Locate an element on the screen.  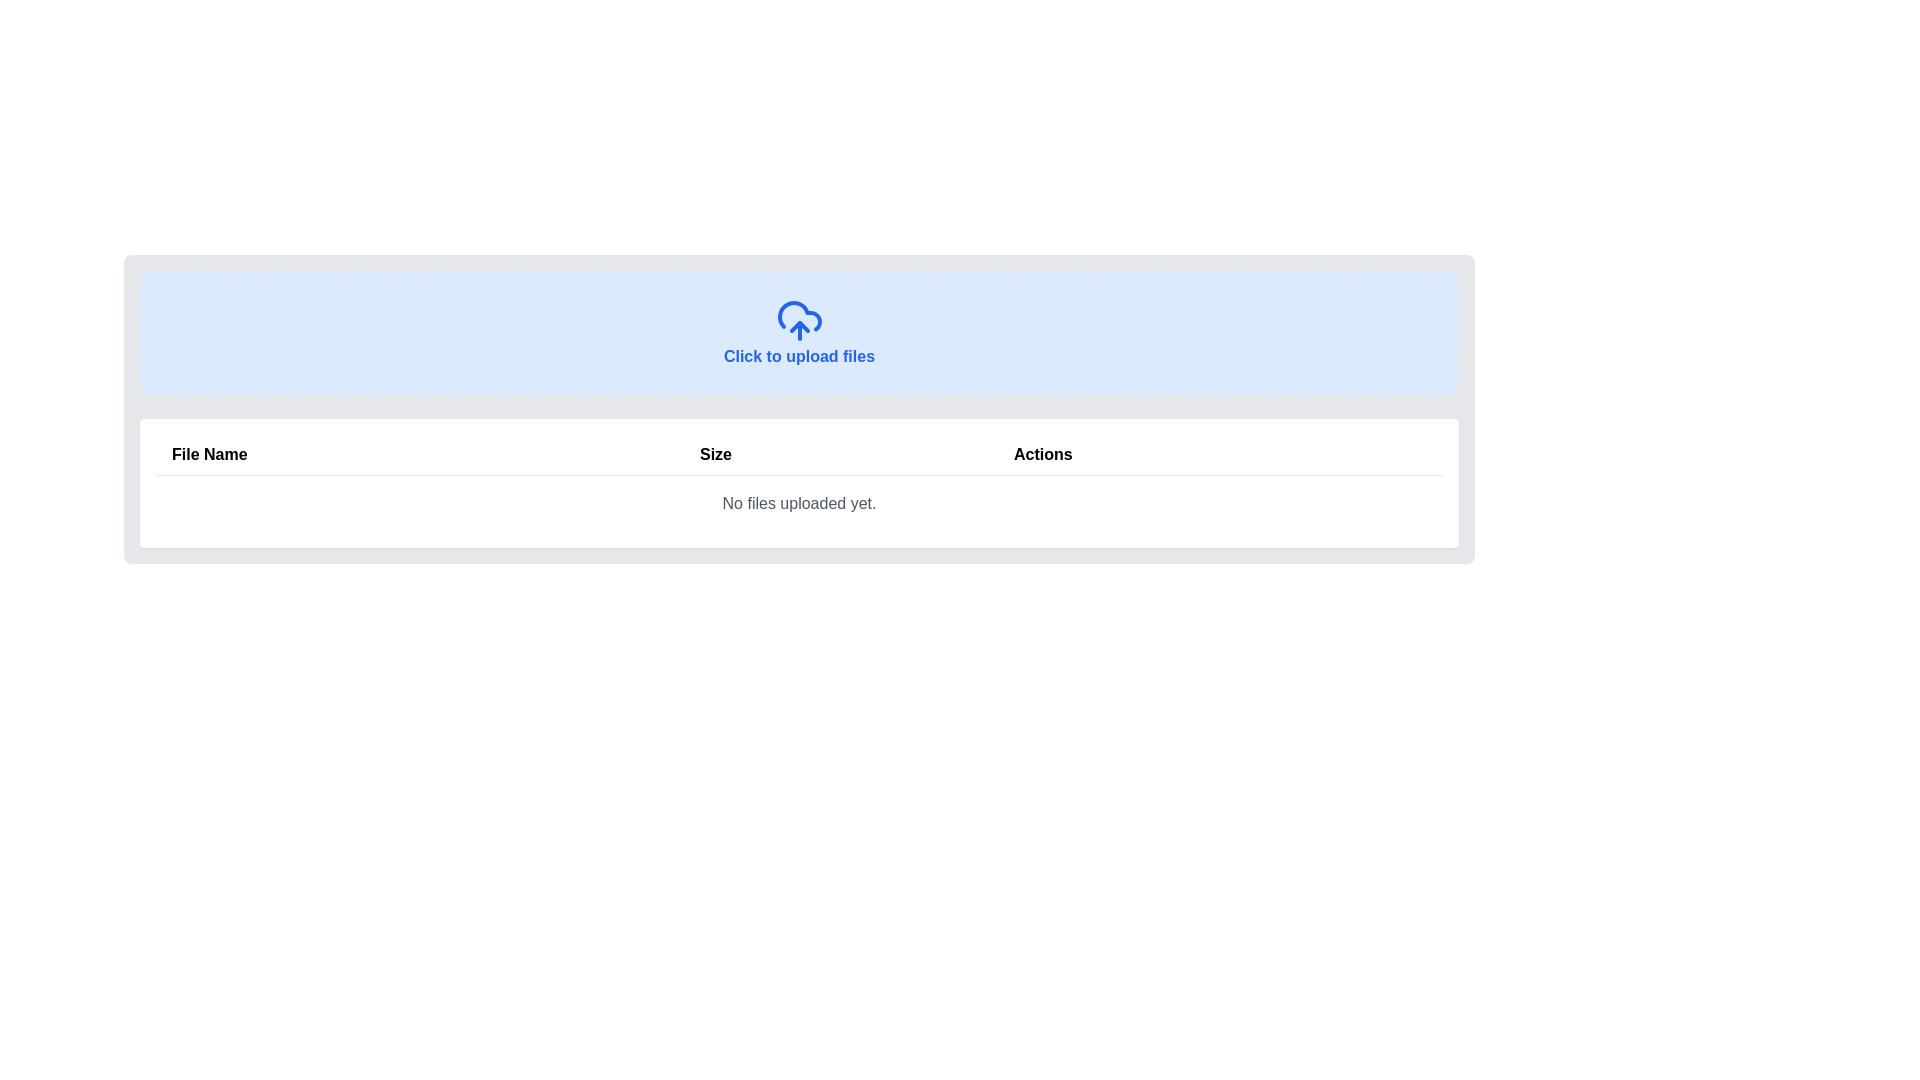
the blue cloud icon with an upward arrow, located centrally above the 'Click to upload files' text, to initiate the upload process is located at coordinates (798, 319).